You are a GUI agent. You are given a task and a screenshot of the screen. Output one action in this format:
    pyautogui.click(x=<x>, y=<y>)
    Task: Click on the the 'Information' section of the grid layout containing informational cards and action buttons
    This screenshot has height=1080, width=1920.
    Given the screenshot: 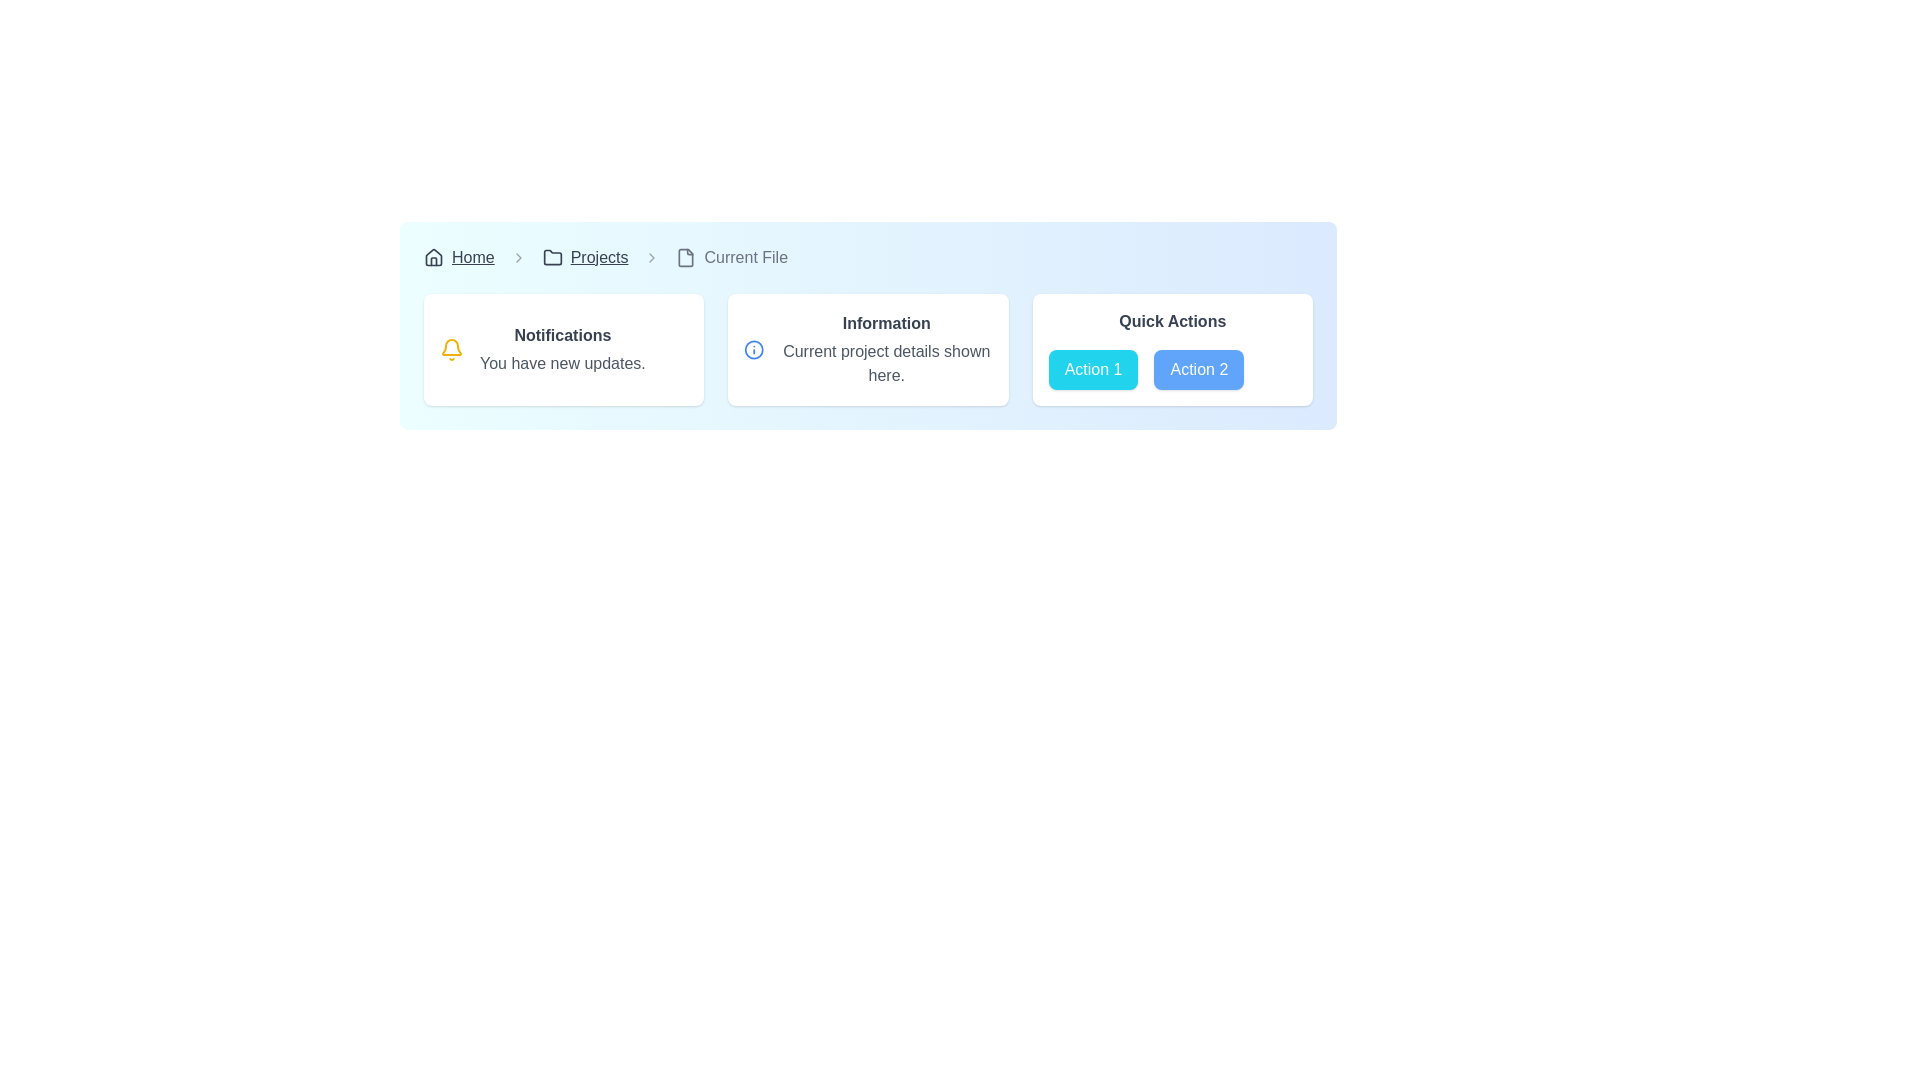 What is the action you would take?
    pyautogui.click(x=868, y=349)
    